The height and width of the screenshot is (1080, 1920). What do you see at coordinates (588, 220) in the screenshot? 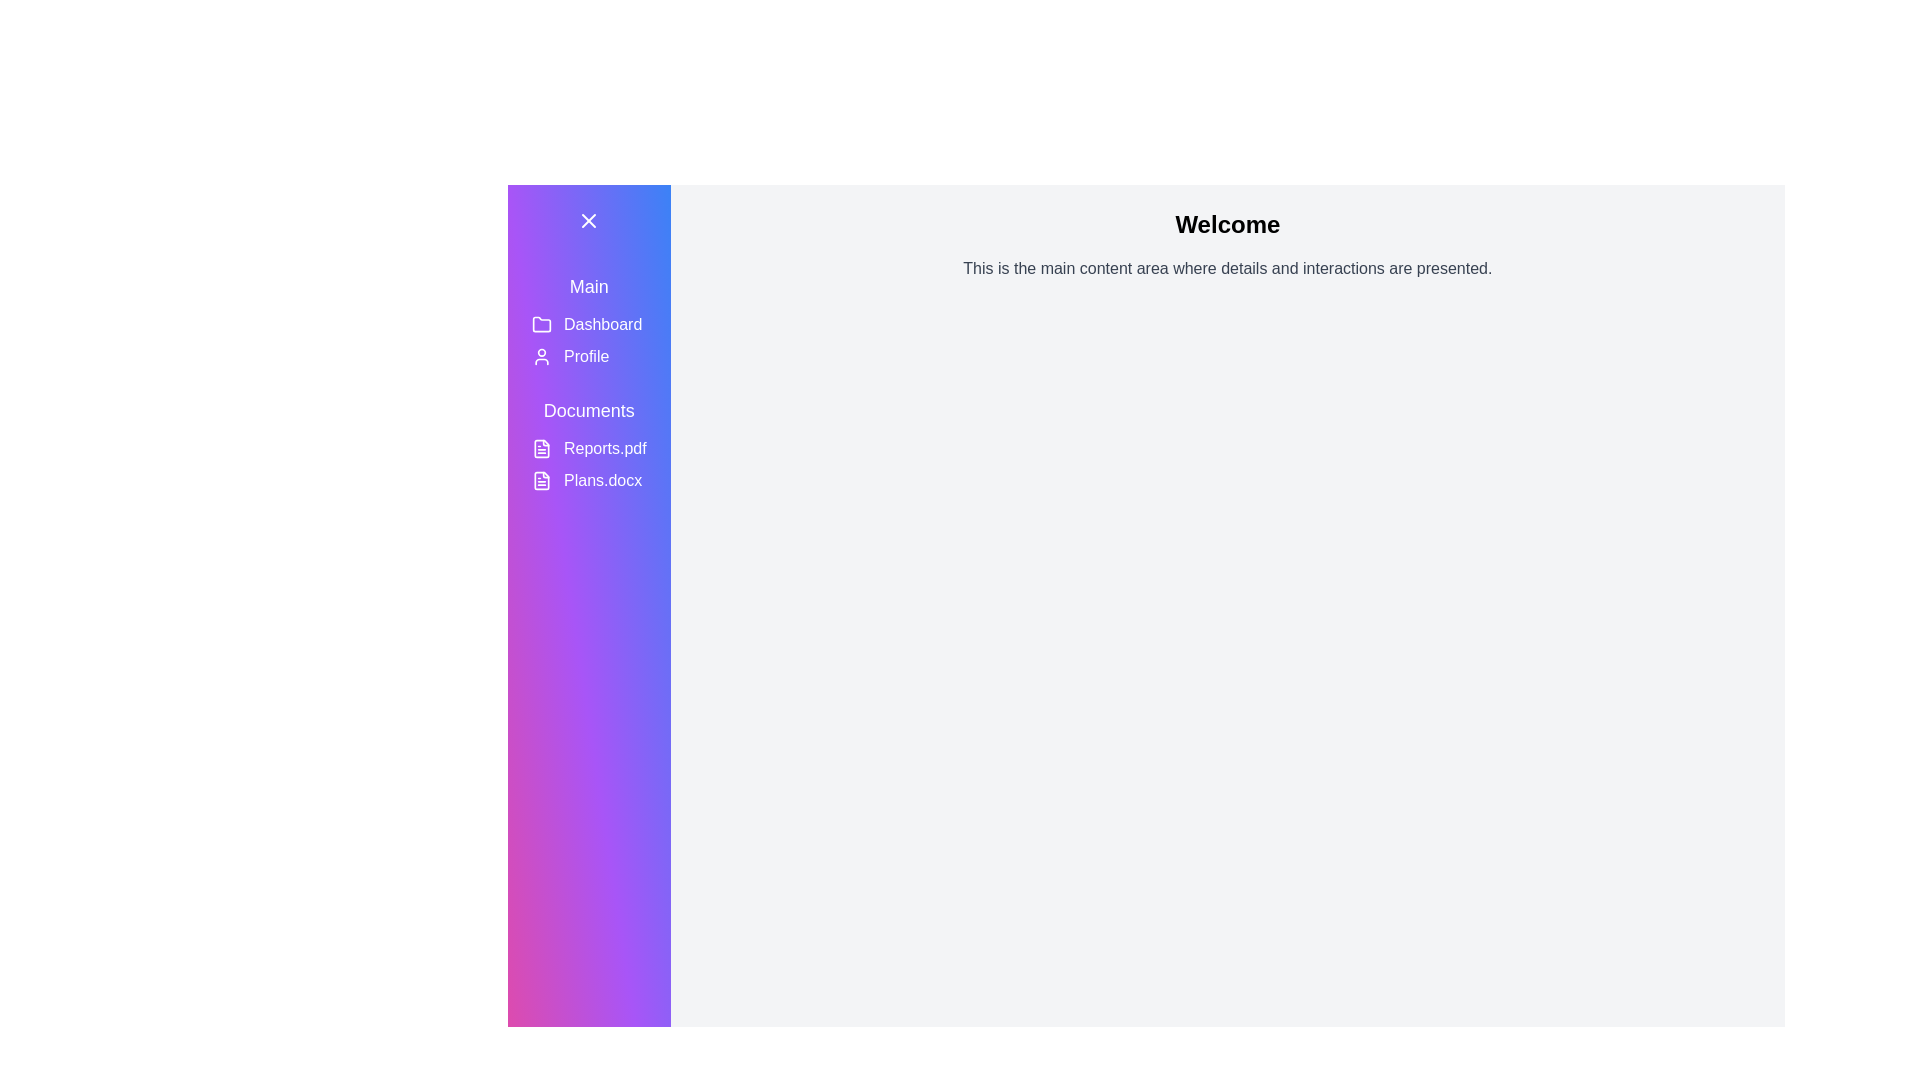
I see `the dismiss IconButton located at the top-left corner of the sidebar` at bounding box center [588, 220].